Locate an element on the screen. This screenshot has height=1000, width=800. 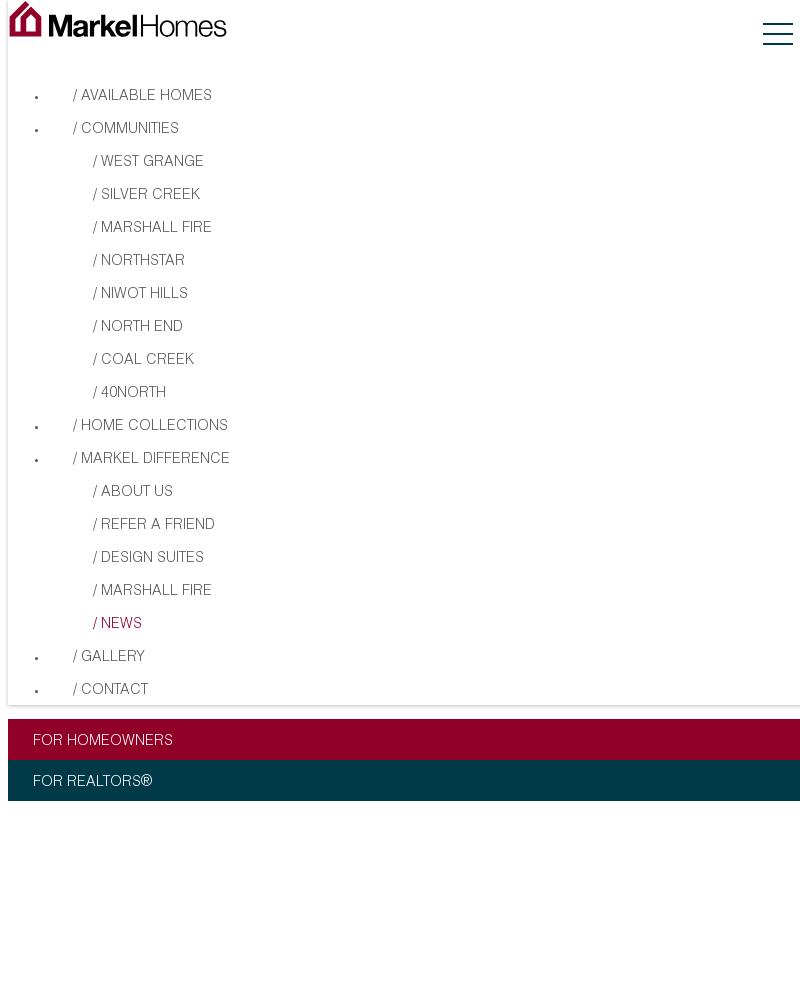
'Information provided is deemed reliable but not guaranteed. Markel Homes reserves the right to change plans, elevations, pricing and specifications without prior notice.' is located at coordinates (41, 508).